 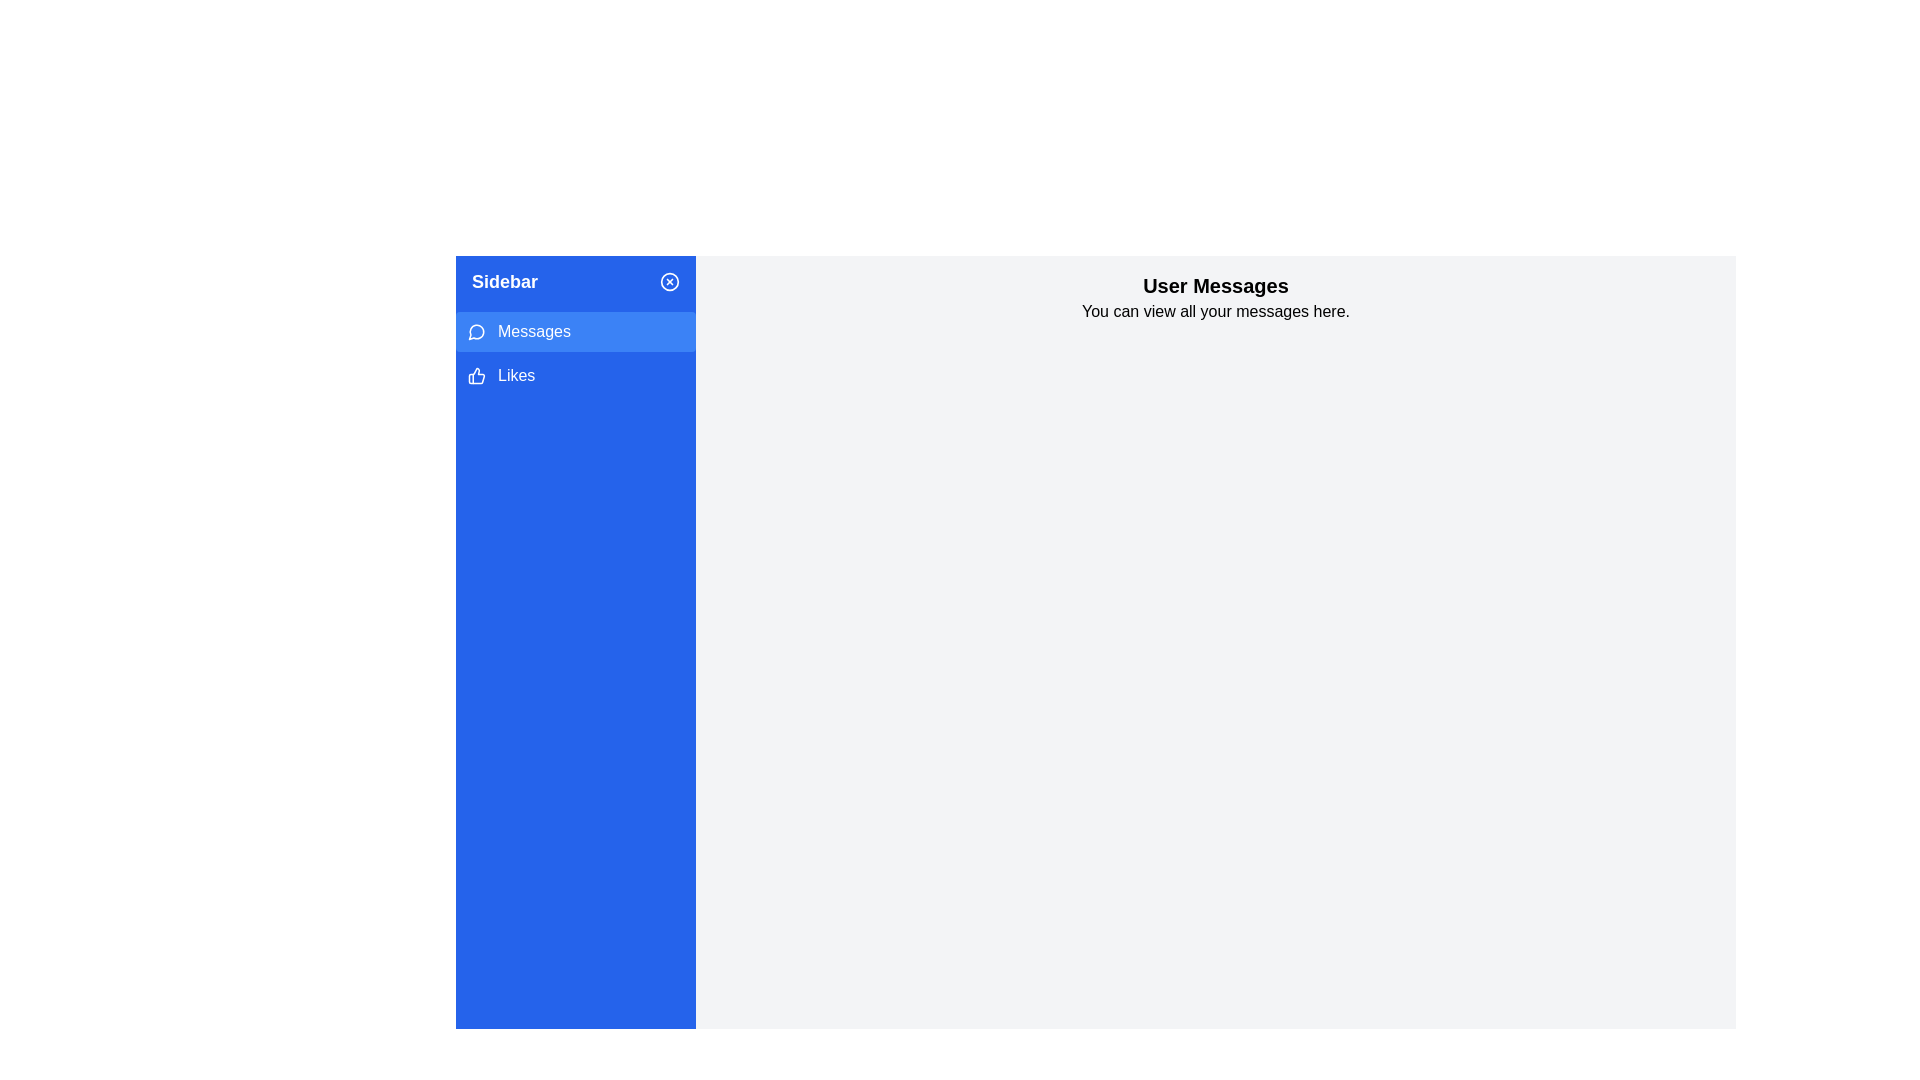 I want to click on the 'Likes' button located in the left sidebar, which is the second item below 'Messages', so click(x=575, y=375).